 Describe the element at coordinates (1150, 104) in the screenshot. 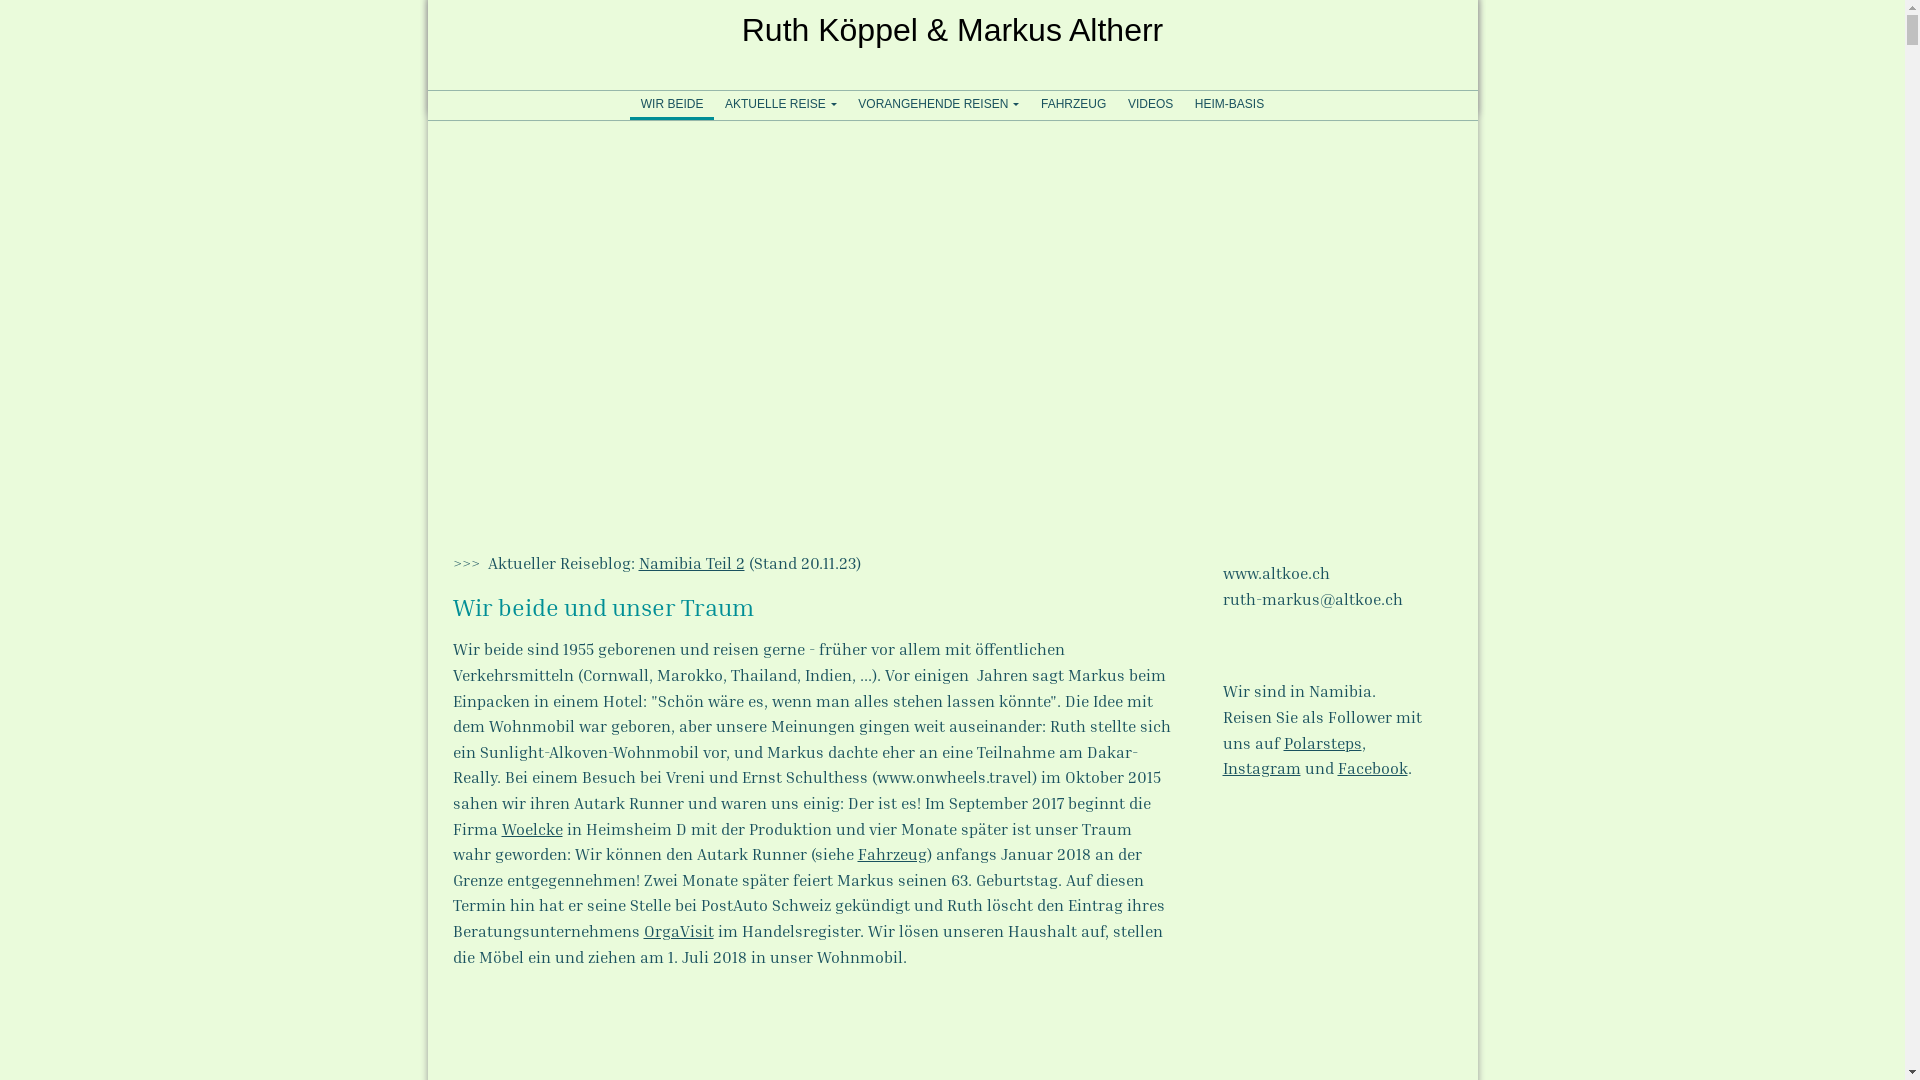

I see `'VIDEOS'` at that location.